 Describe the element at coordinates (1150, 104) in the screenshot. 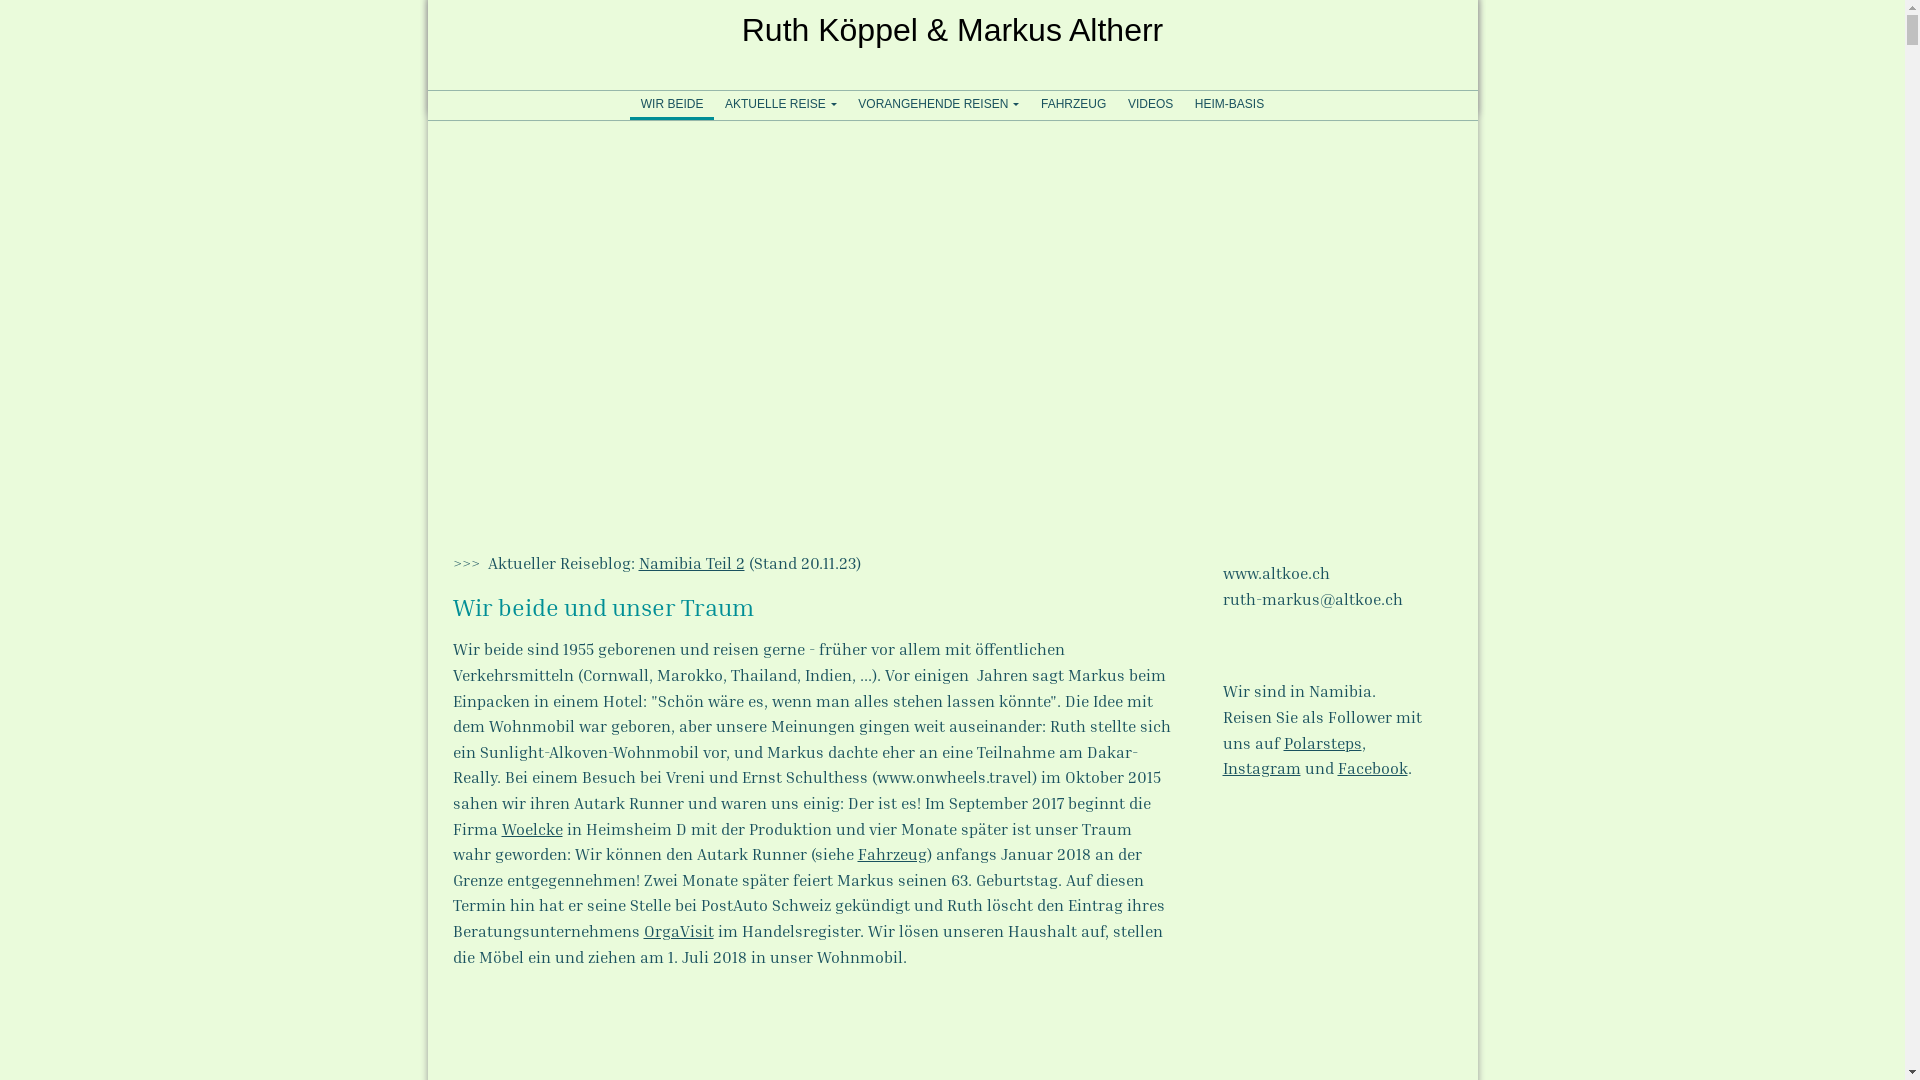

I see `'VIDEOS'` at that location.